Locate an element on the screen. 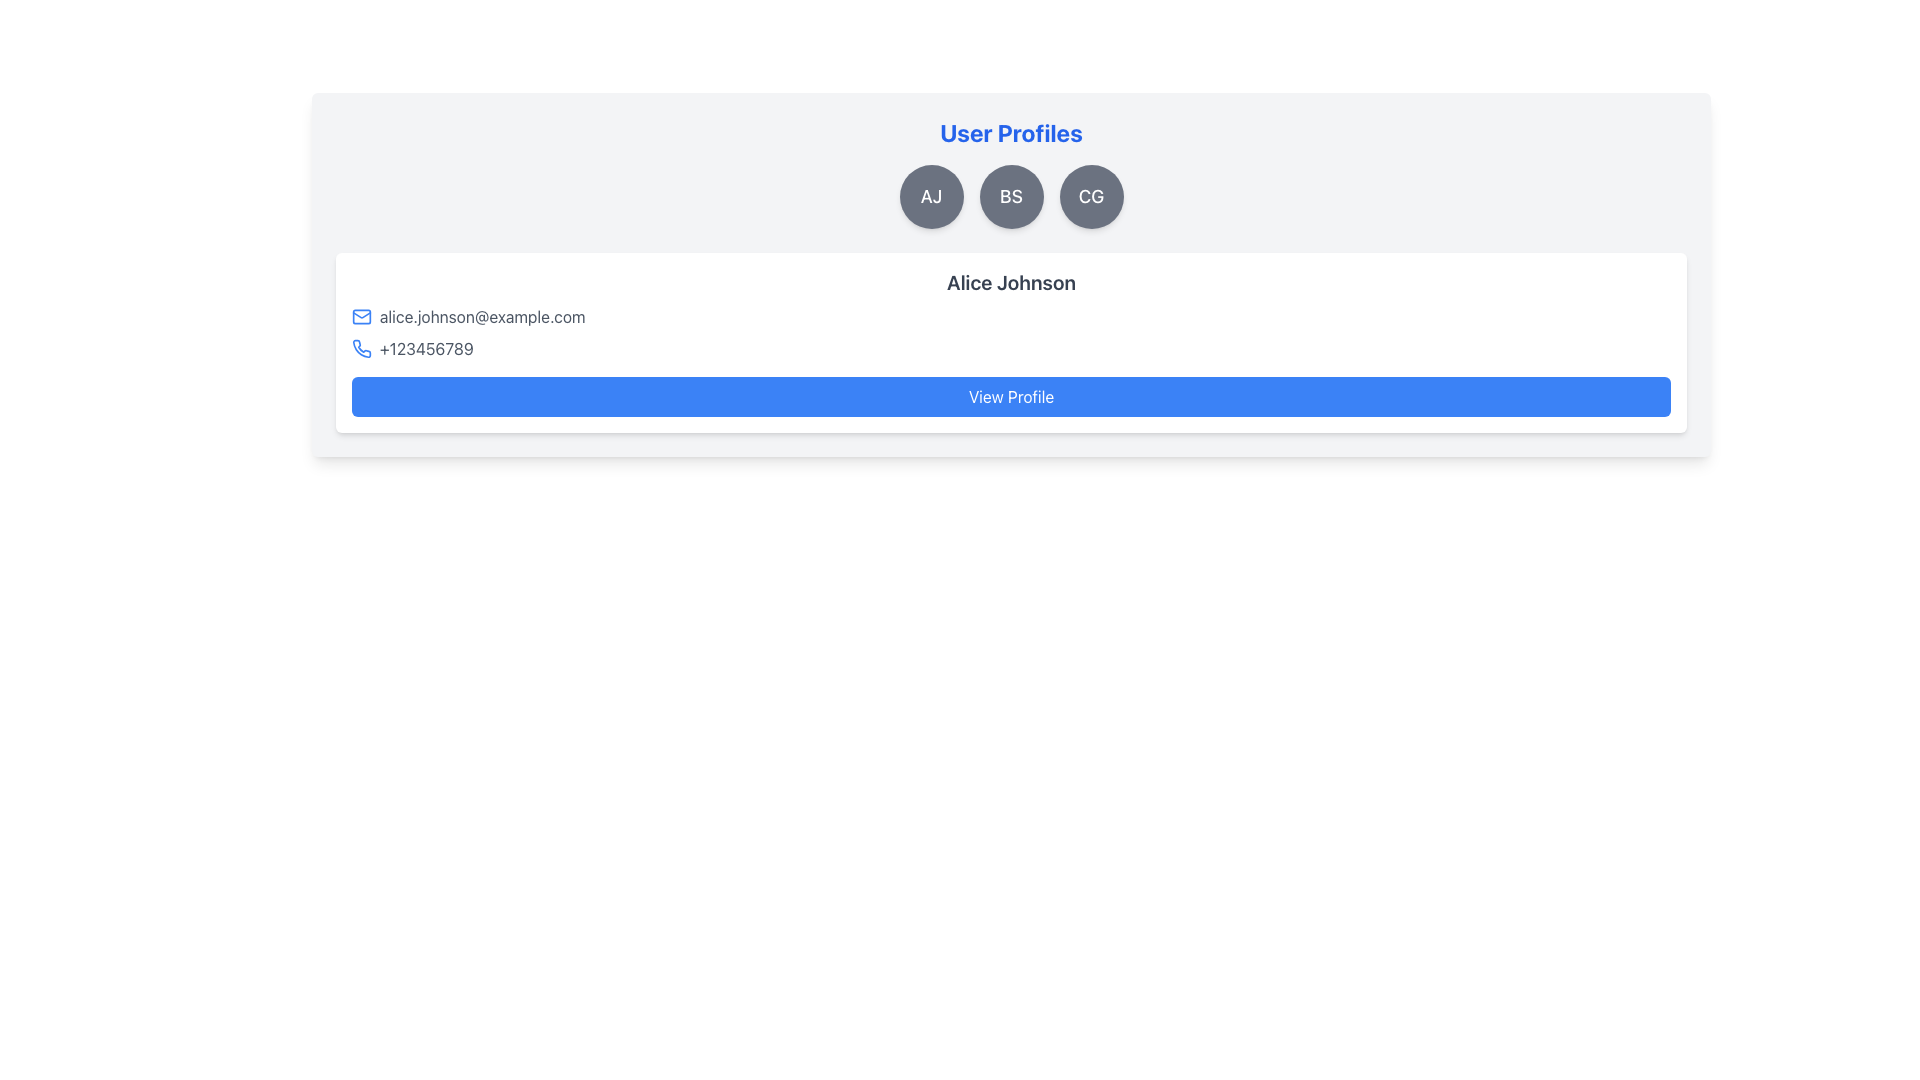 The image size is (1920, 1080). the circular grey button labeled 'CG' is located at coordinates (1090, 196).